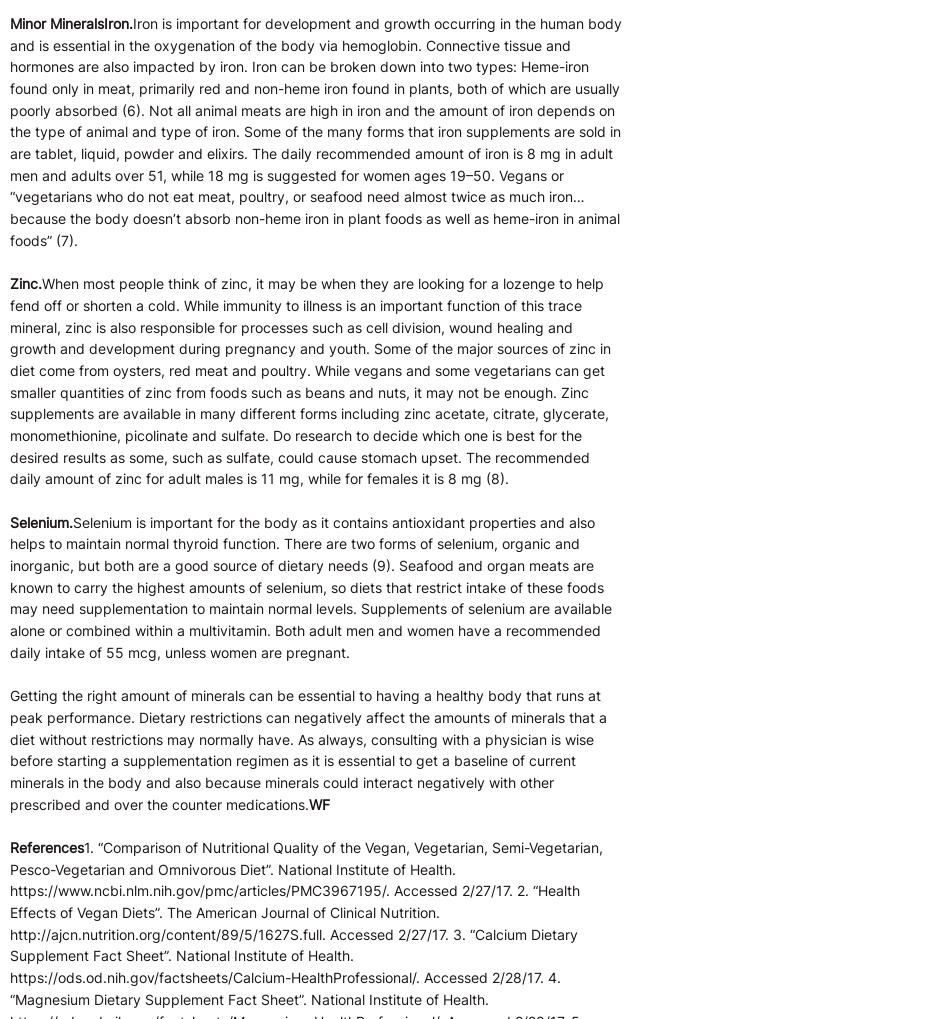  What do you see at coordinates (26, 282) in the screenshot?
I see `'Zinc.'` at bounding box center [26, 282].